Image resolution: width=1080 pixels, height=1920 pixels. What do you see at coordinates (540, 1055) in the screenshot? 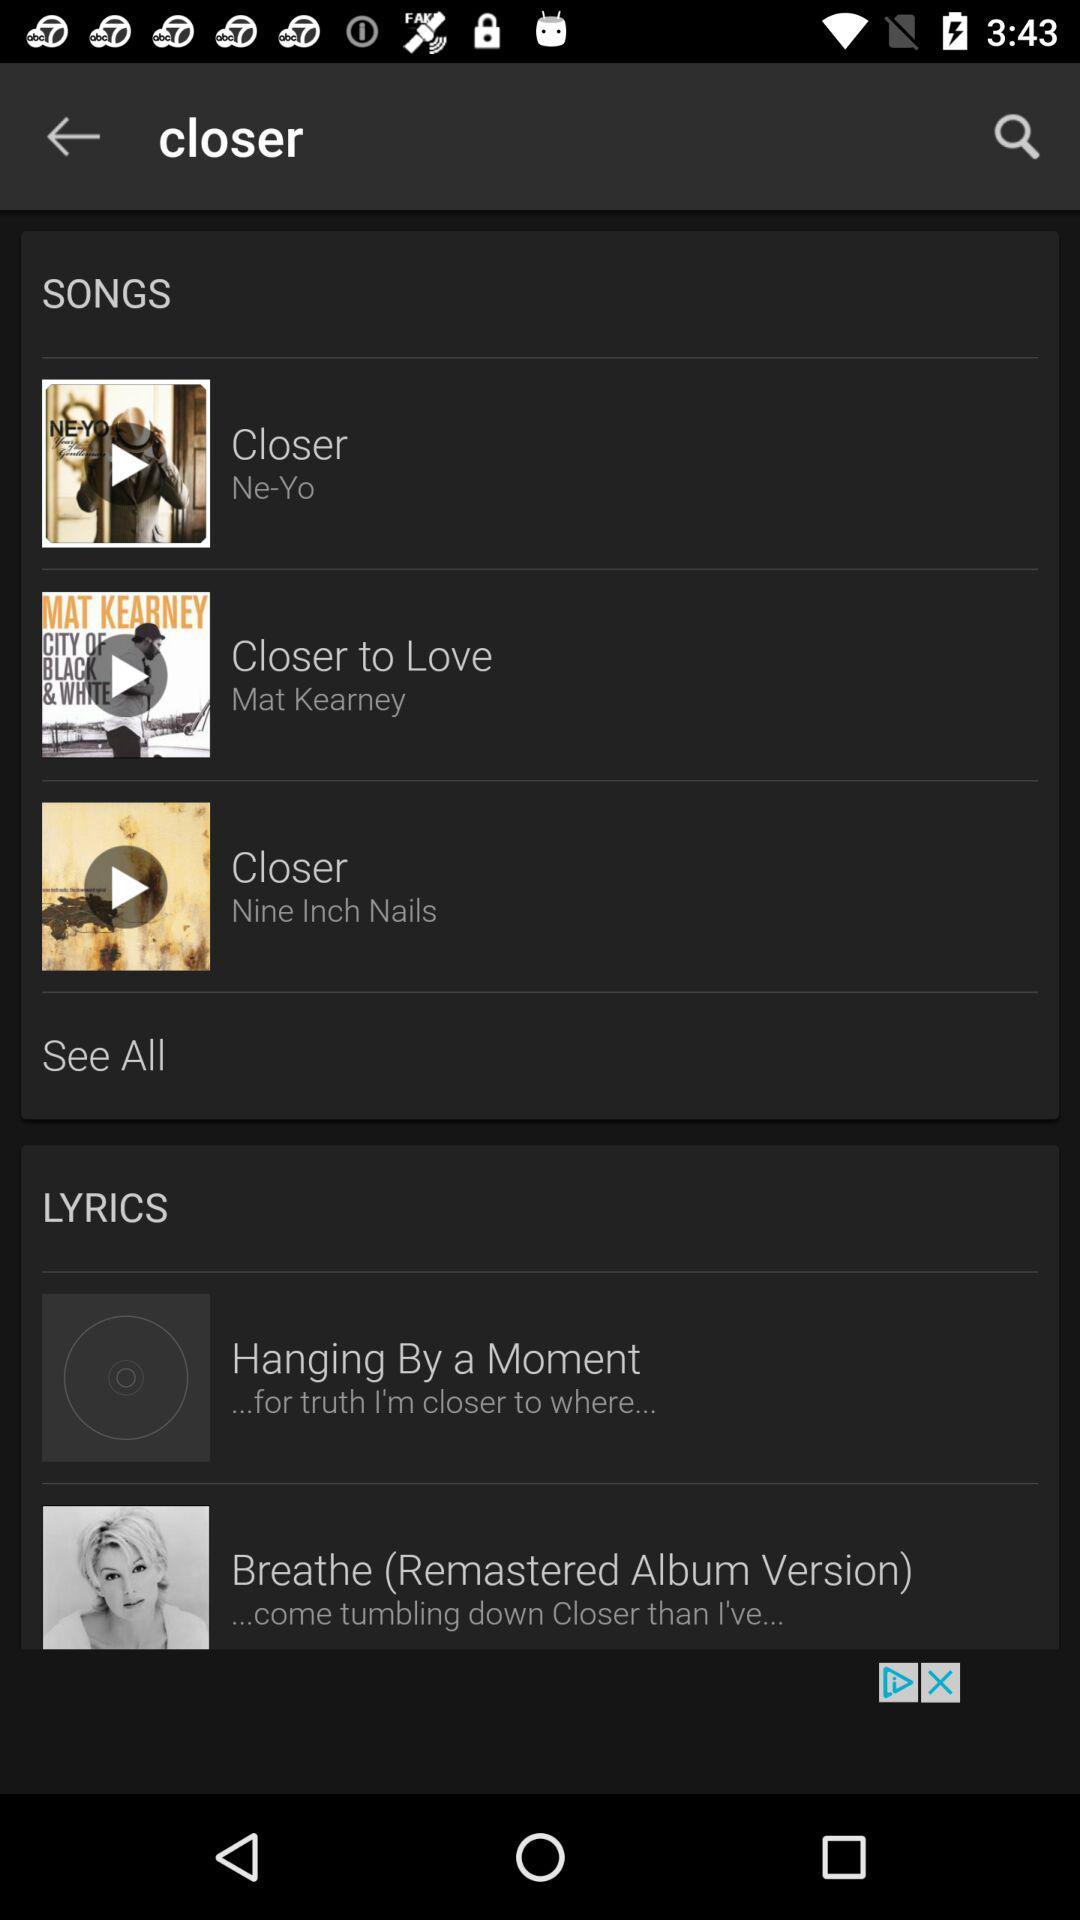
I see `see all` at bounding box center [540, 1055].